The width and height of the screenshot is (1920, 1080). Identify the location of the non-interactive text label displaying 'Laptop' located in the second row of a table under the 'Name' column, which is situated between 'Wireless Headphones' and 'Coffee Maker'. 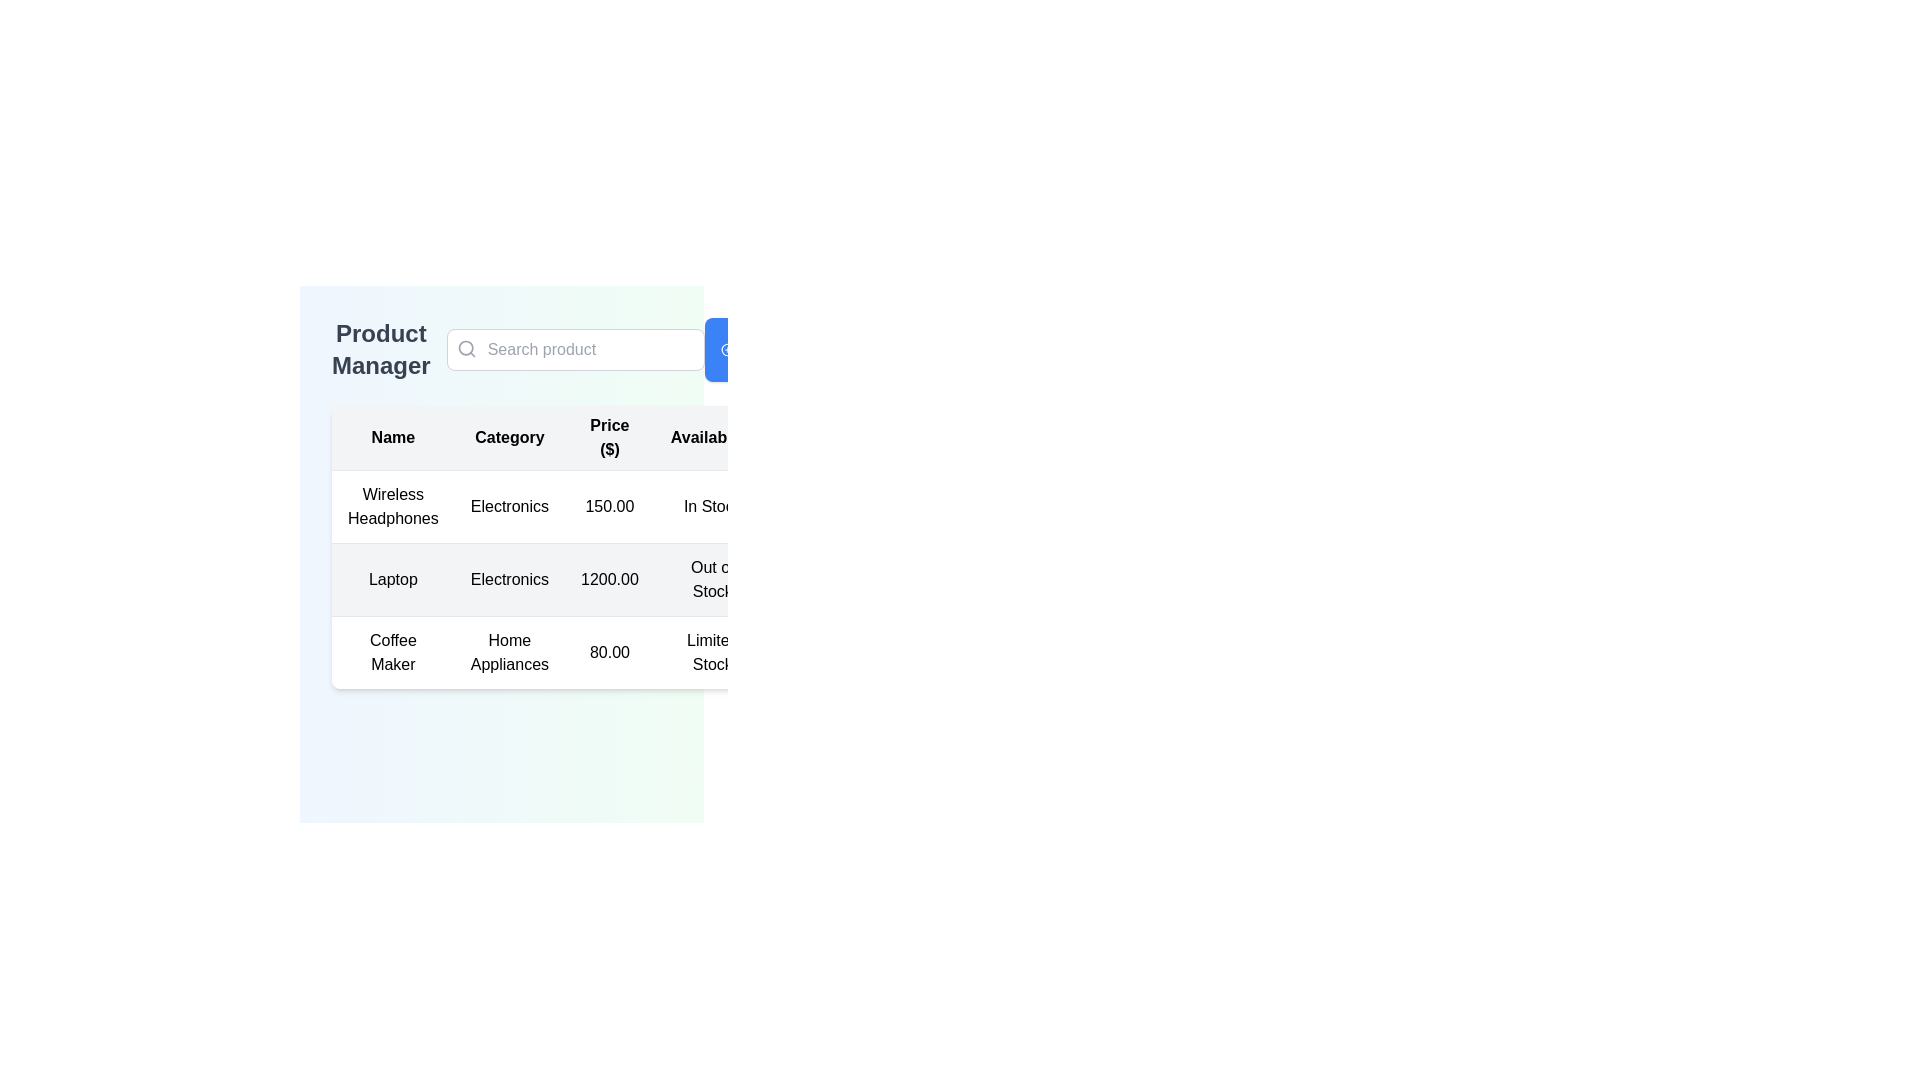
(393, 579).